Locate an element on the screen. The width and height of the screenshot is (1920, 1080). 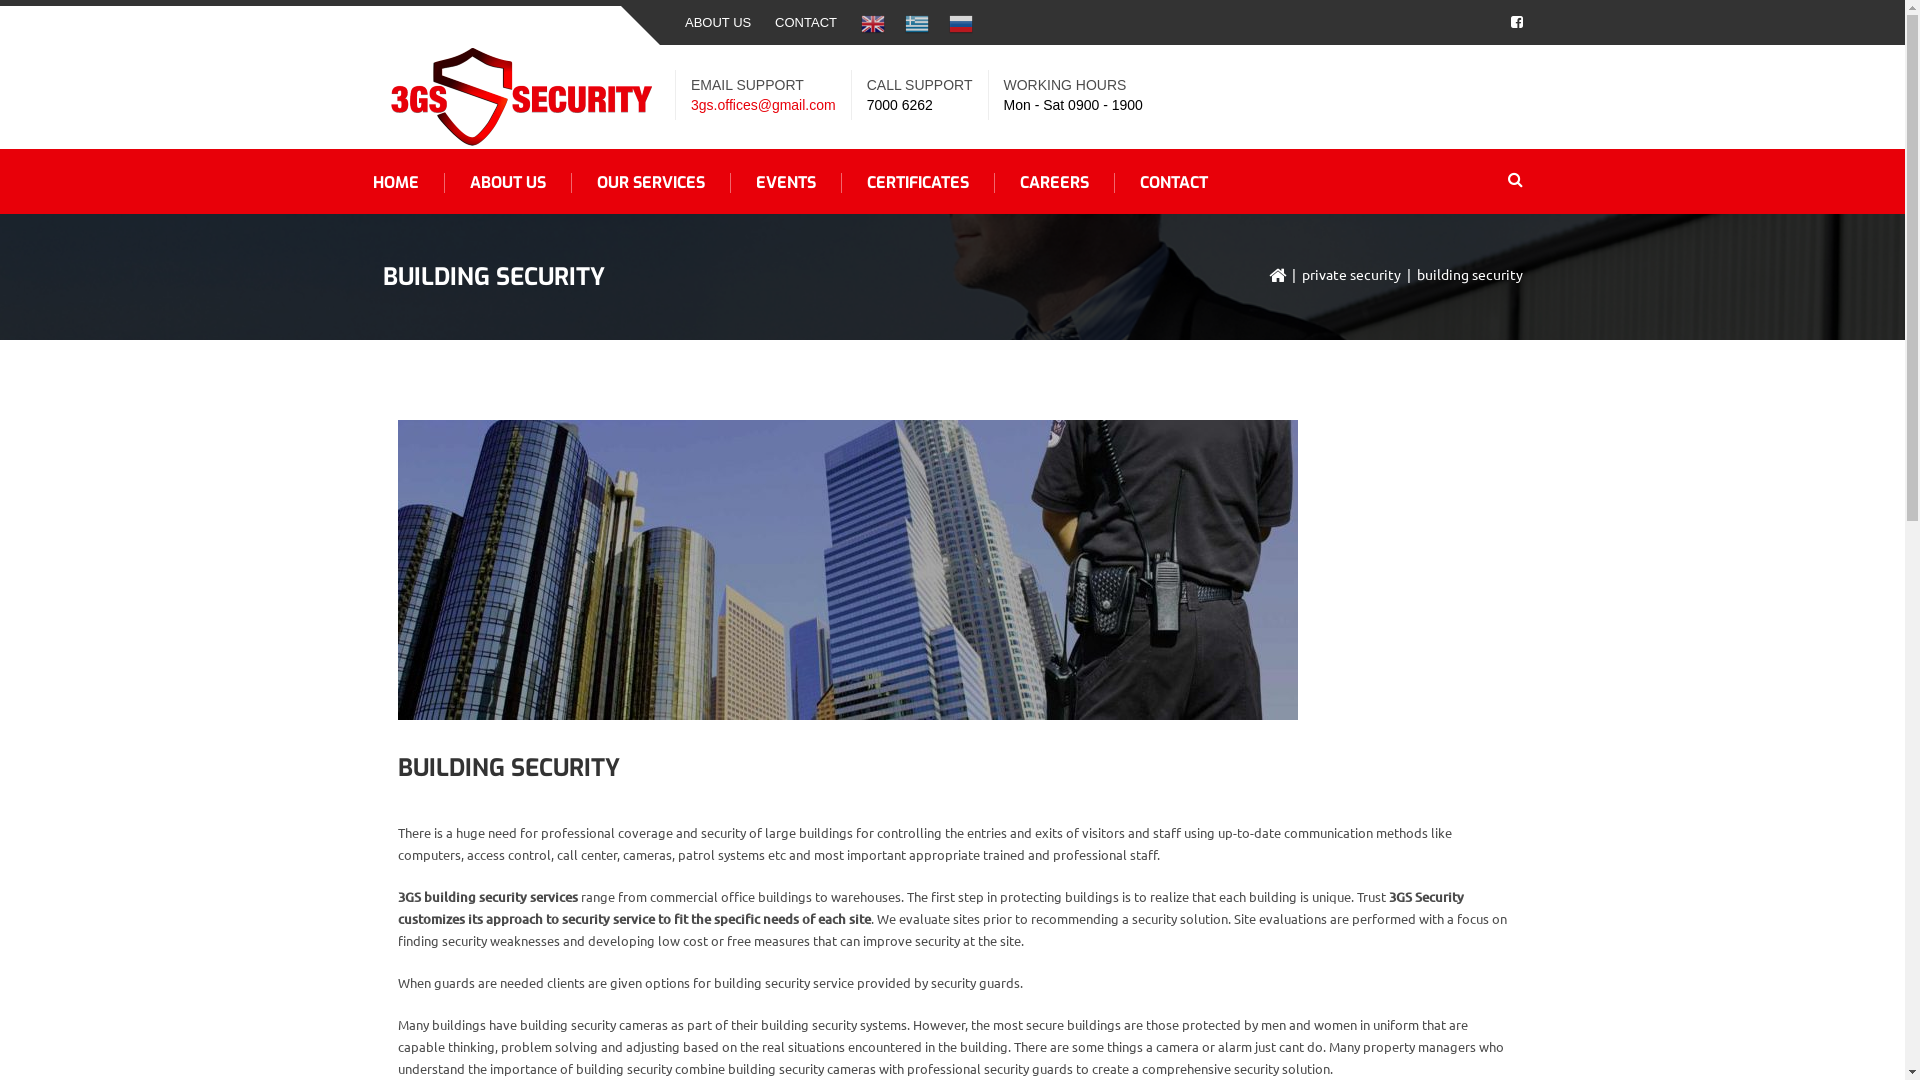
'3gs.offices@gmail.com' is located at coordinates (762, 104).